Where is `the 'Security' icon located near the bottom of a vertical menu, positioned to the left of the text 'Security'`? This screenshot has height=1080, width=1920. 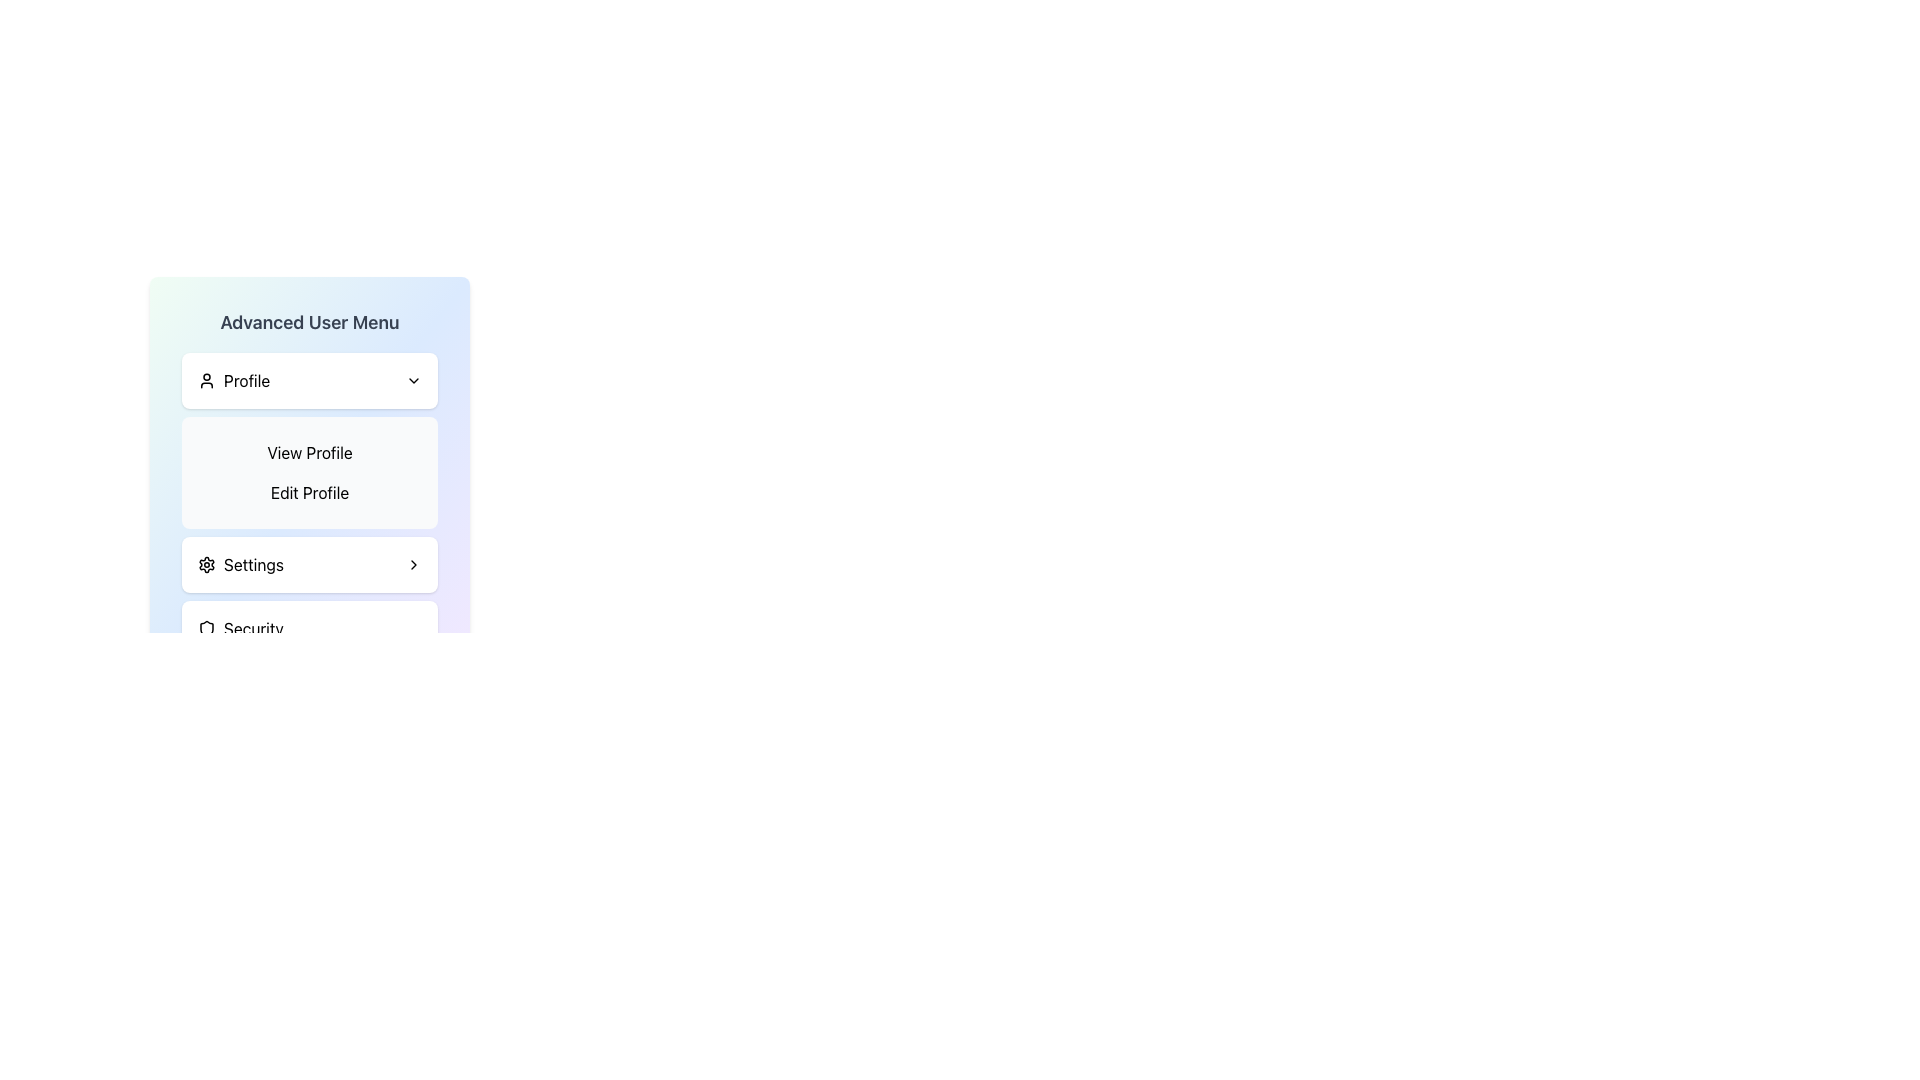 the 'Security' icon located near the bottom of a vertical menu, positioned to the left of the text 'Security' is located at coordinates (206, 627).